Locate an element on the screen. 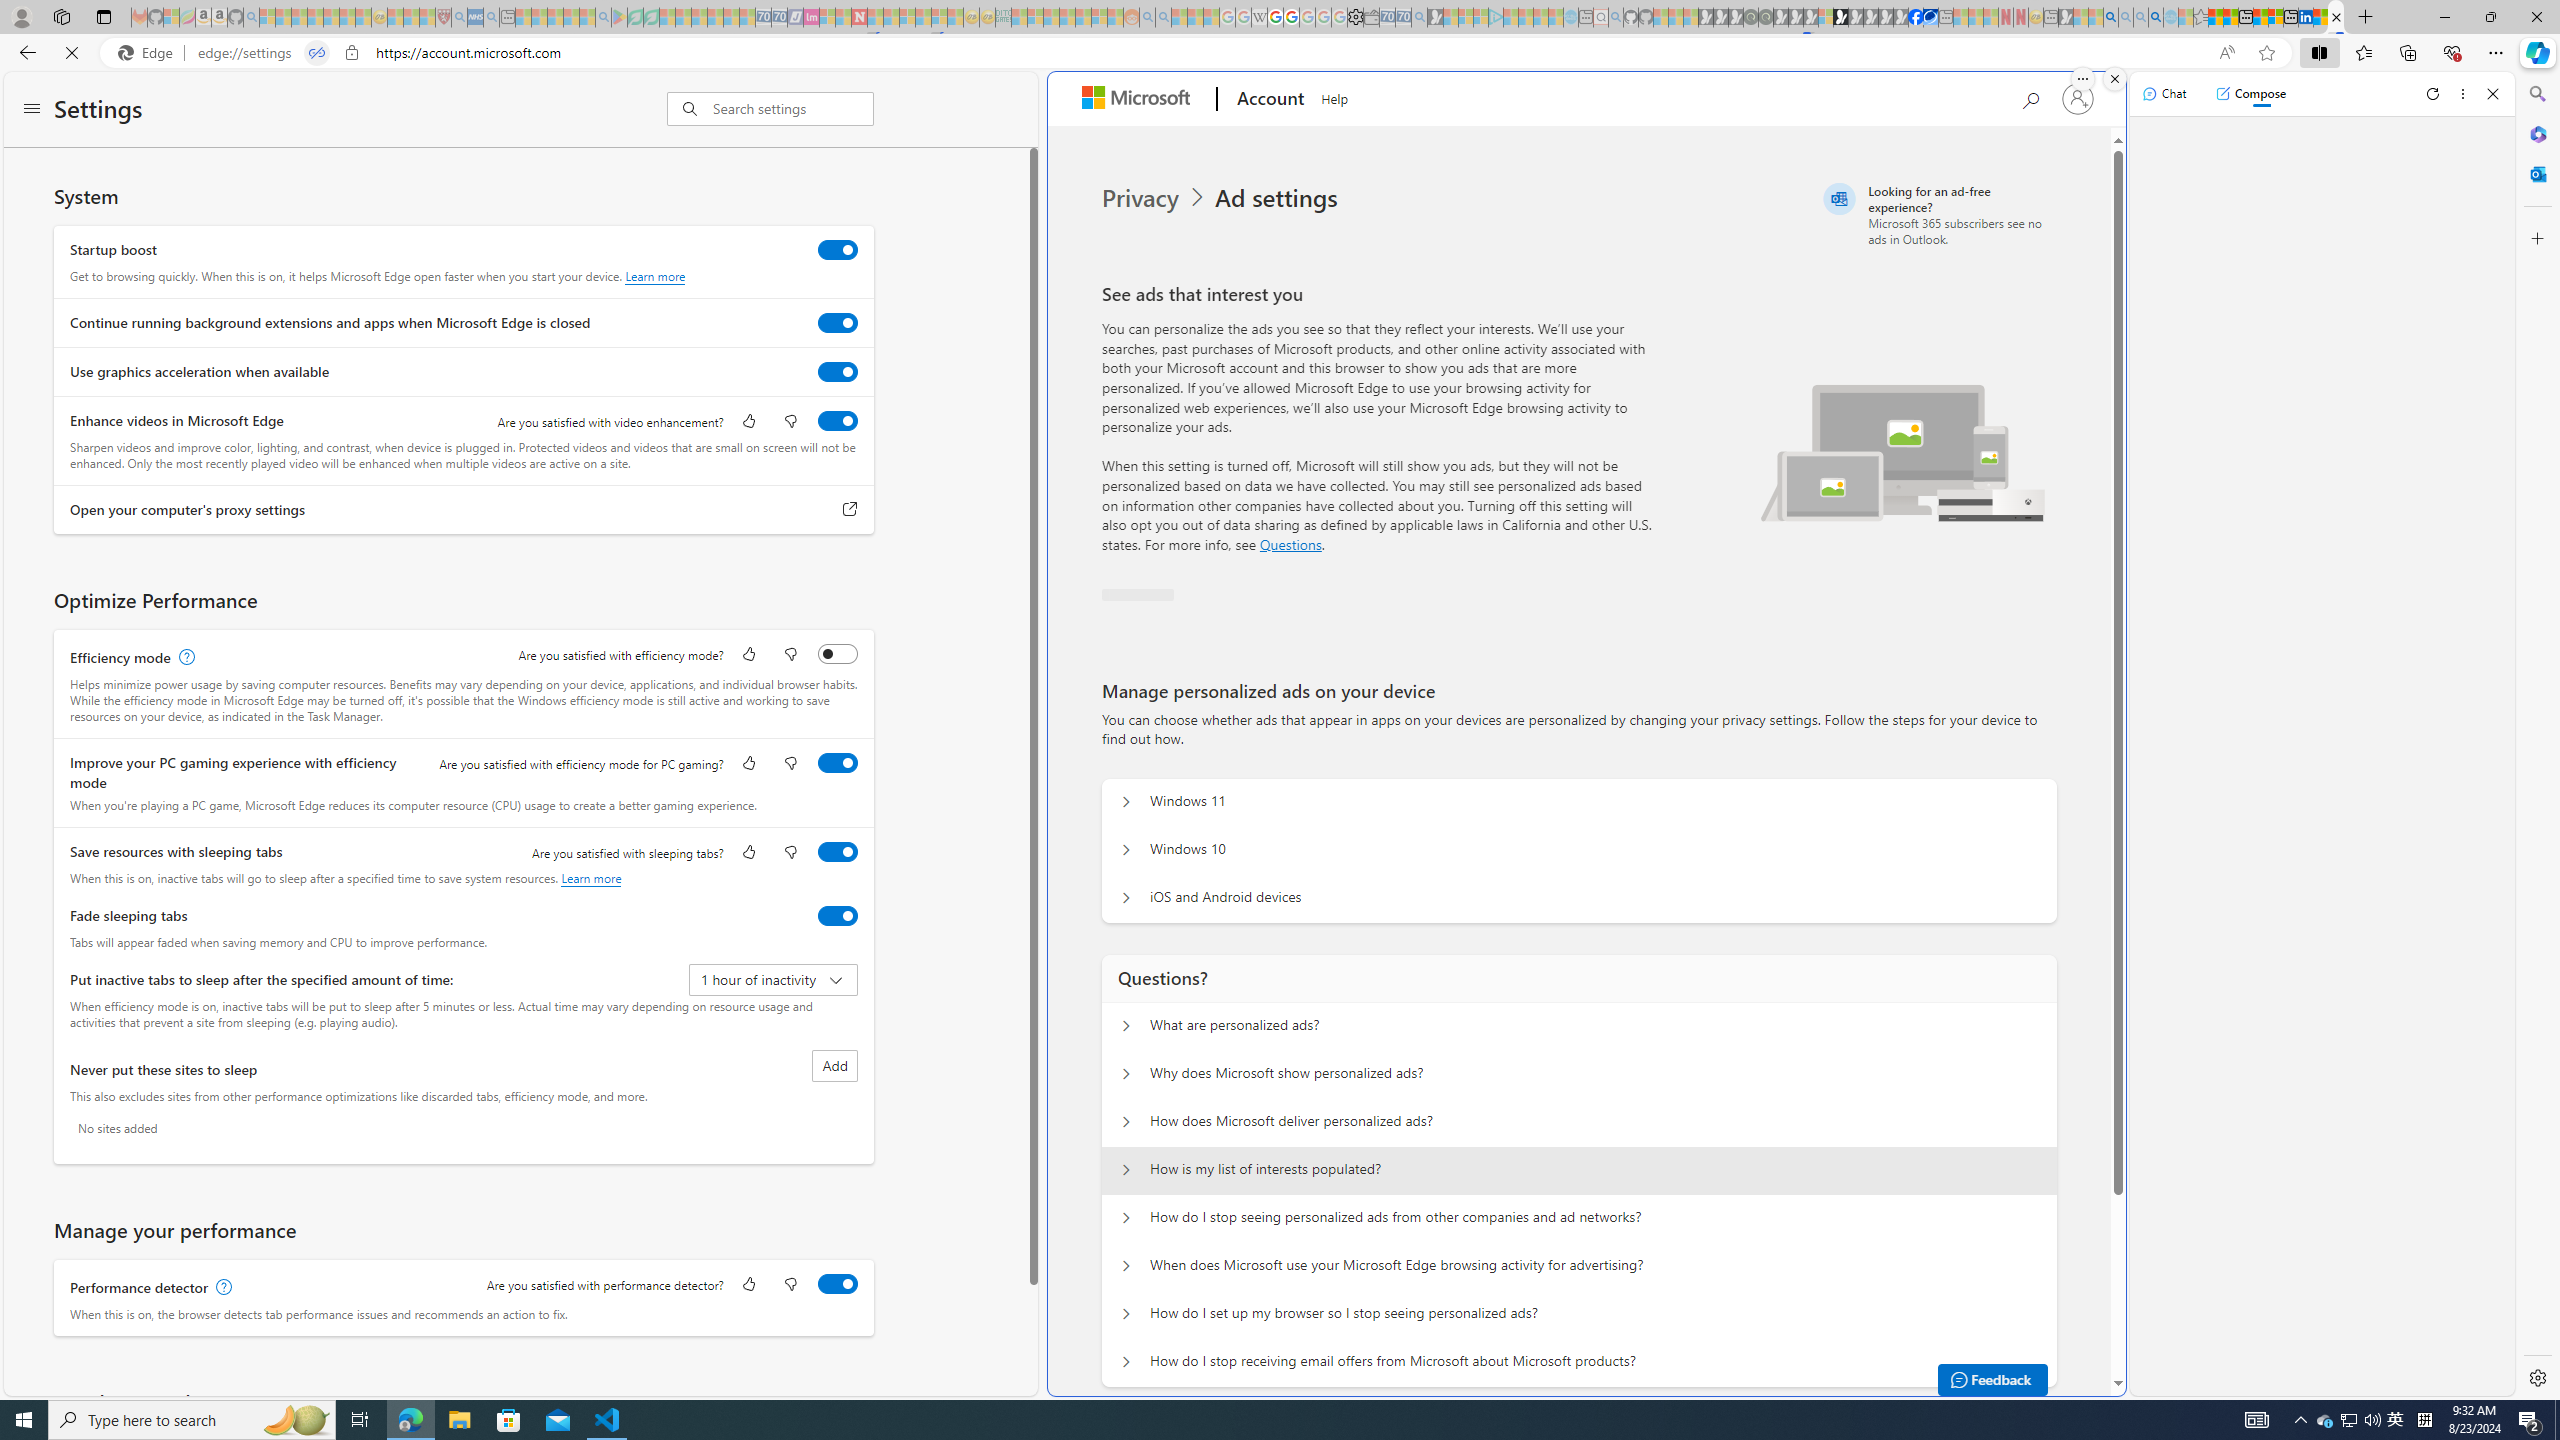 The image size is (2560, 1440). 'Manage personalized ads on your device Windows 10' is located at coordinates (1125, 850).